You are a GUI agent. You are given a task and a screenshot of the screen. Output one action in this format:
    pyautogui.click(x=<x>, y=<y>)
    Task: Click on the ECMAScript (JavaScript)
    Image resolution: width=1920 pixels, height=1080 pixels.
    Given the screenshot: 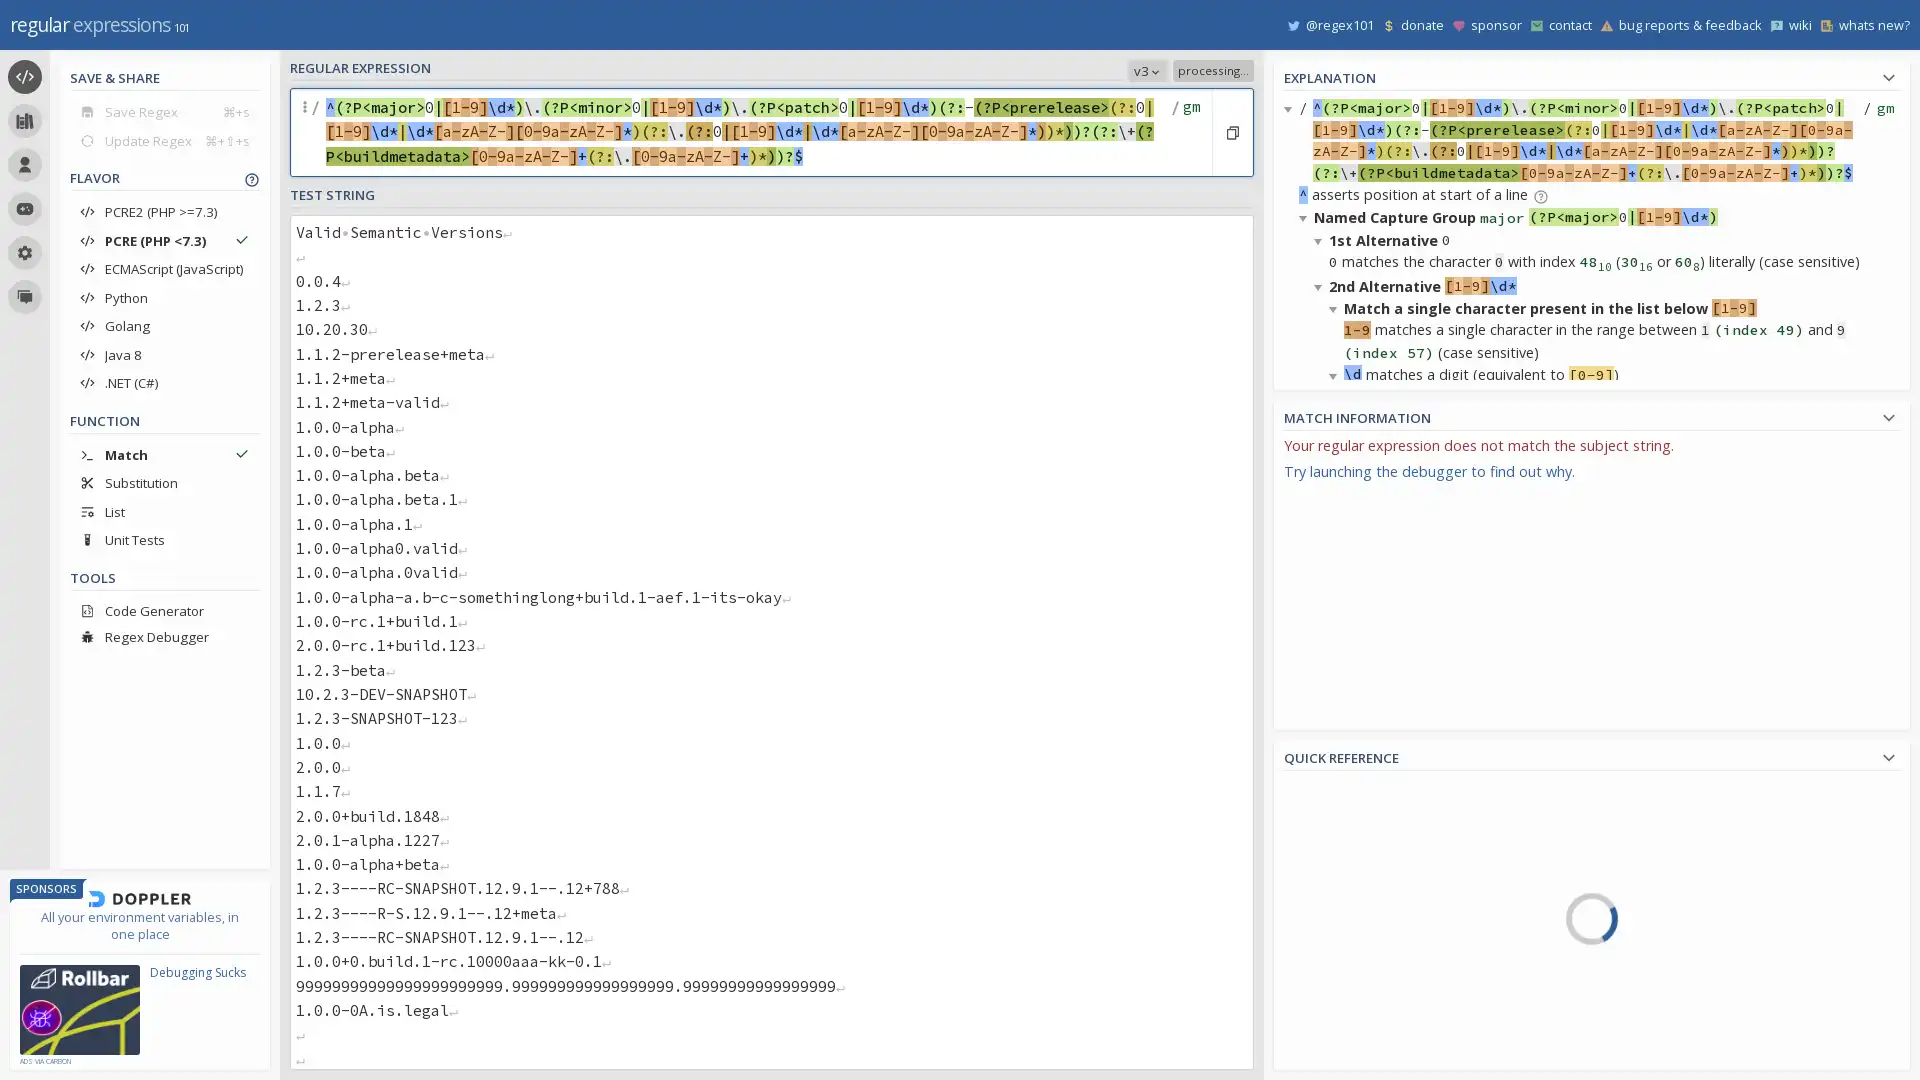 What is the action you would take?
    pyautogui.click(x=164, y=268)
    